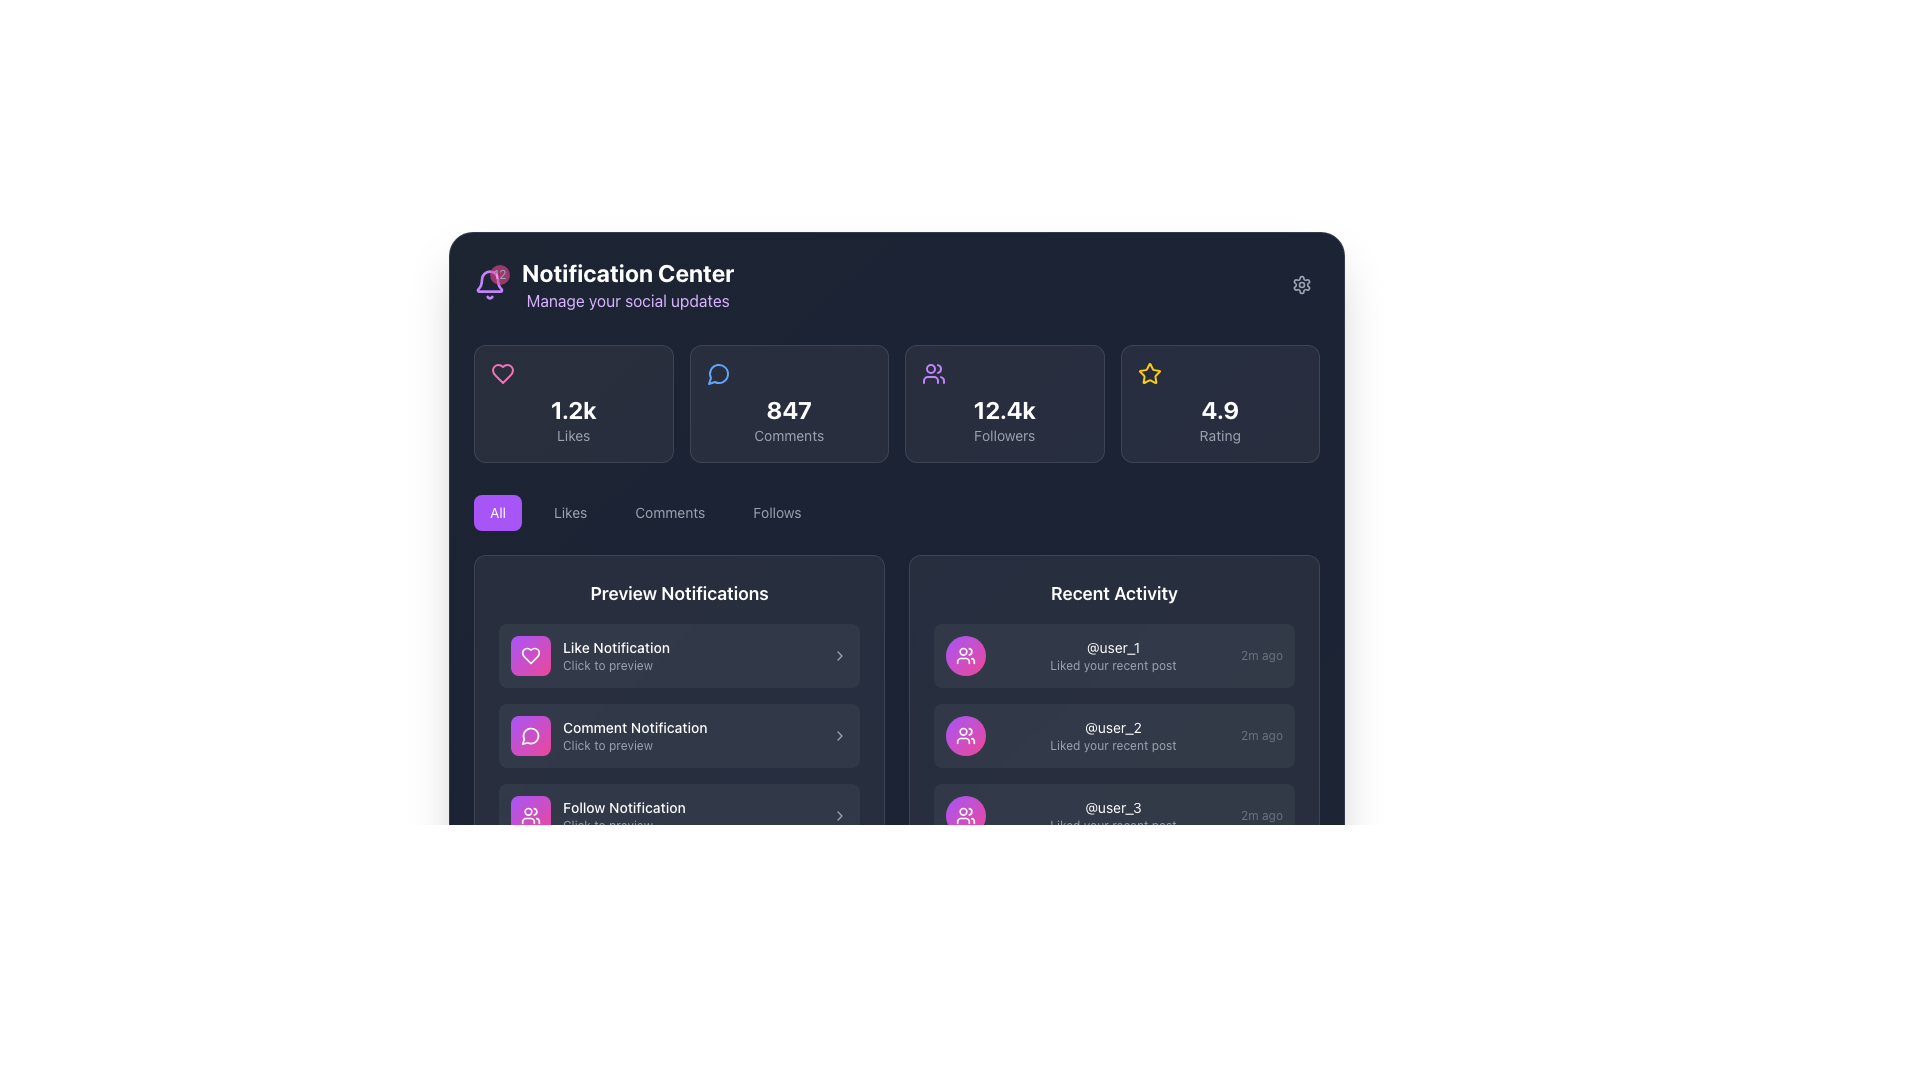  Describe the element at coordinates (896, 404) in the screenshot. I see `the Informational card displaying '12.4k Followers' located between '847 Comments' and '4.9 Rating' in the Notification Center` at that location.